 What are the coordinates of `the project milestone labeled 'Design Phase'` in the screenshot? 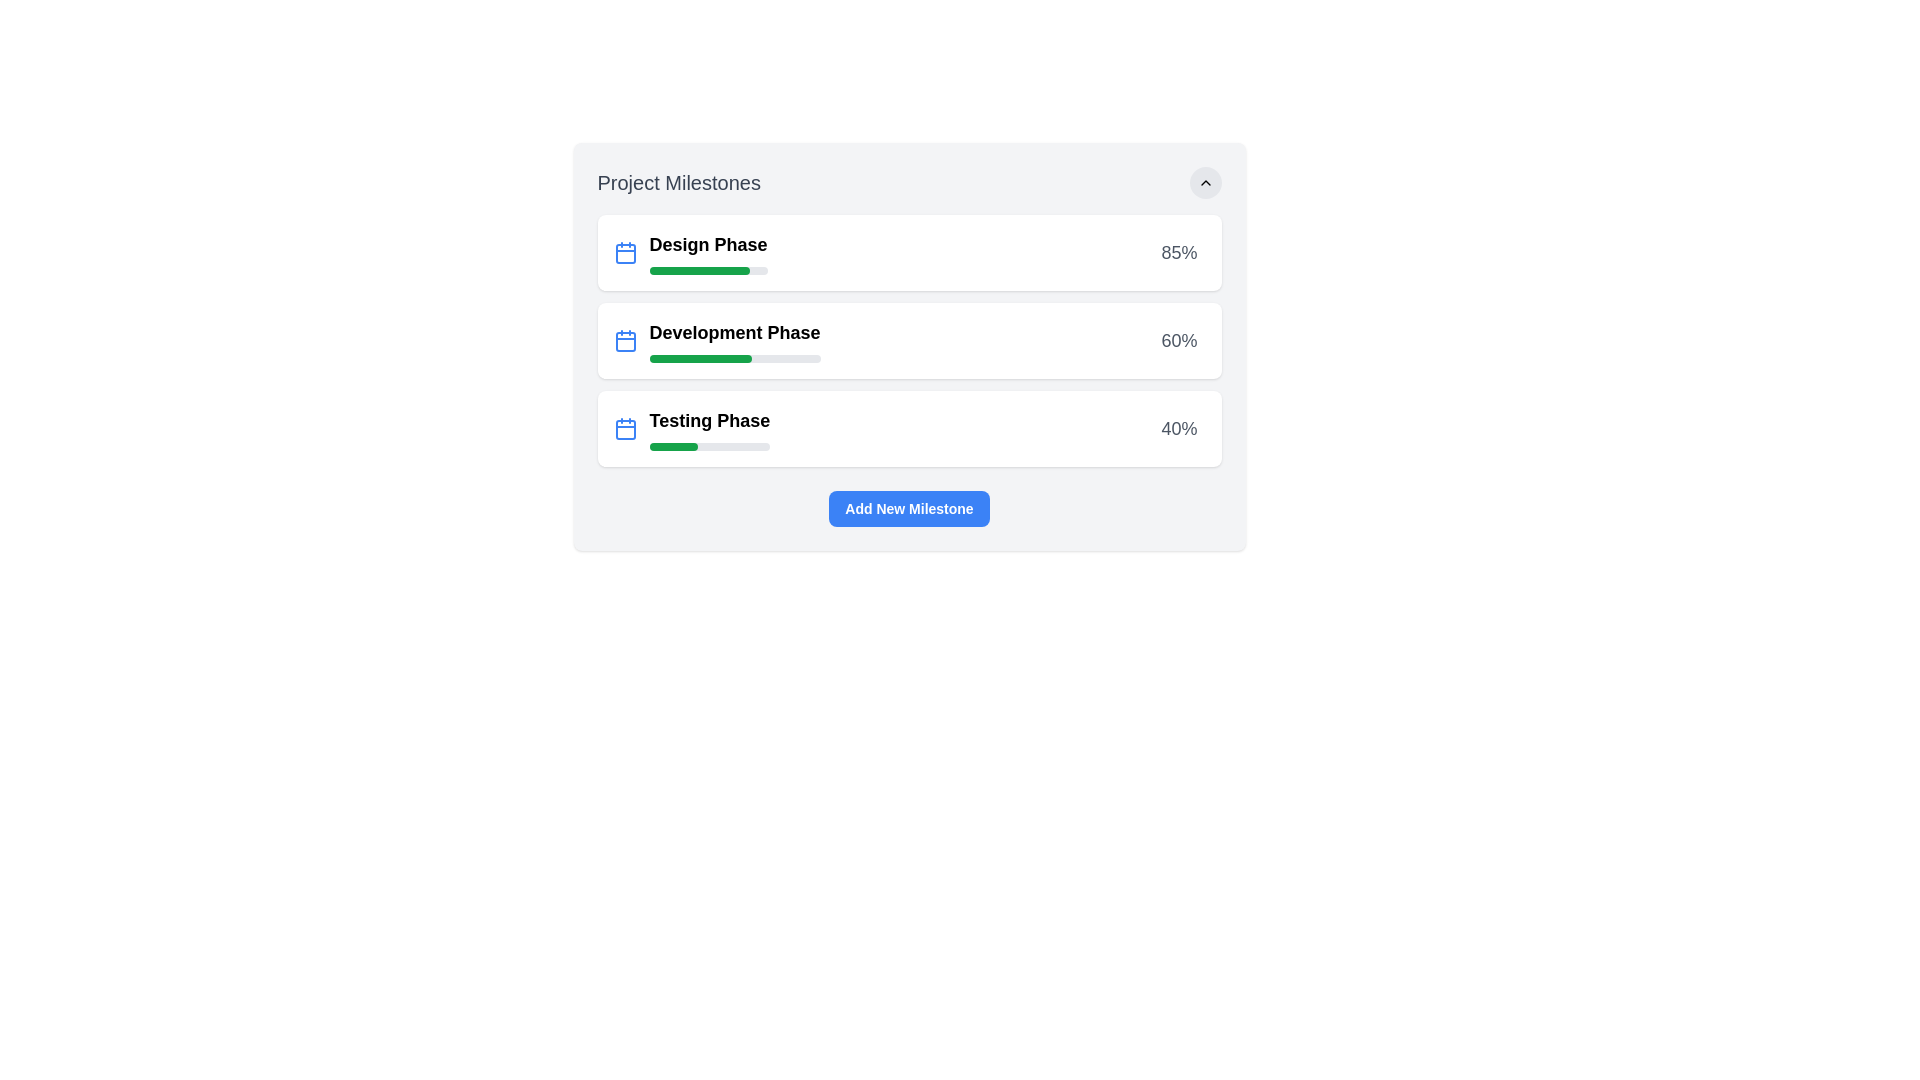 It's located at (690, 252).